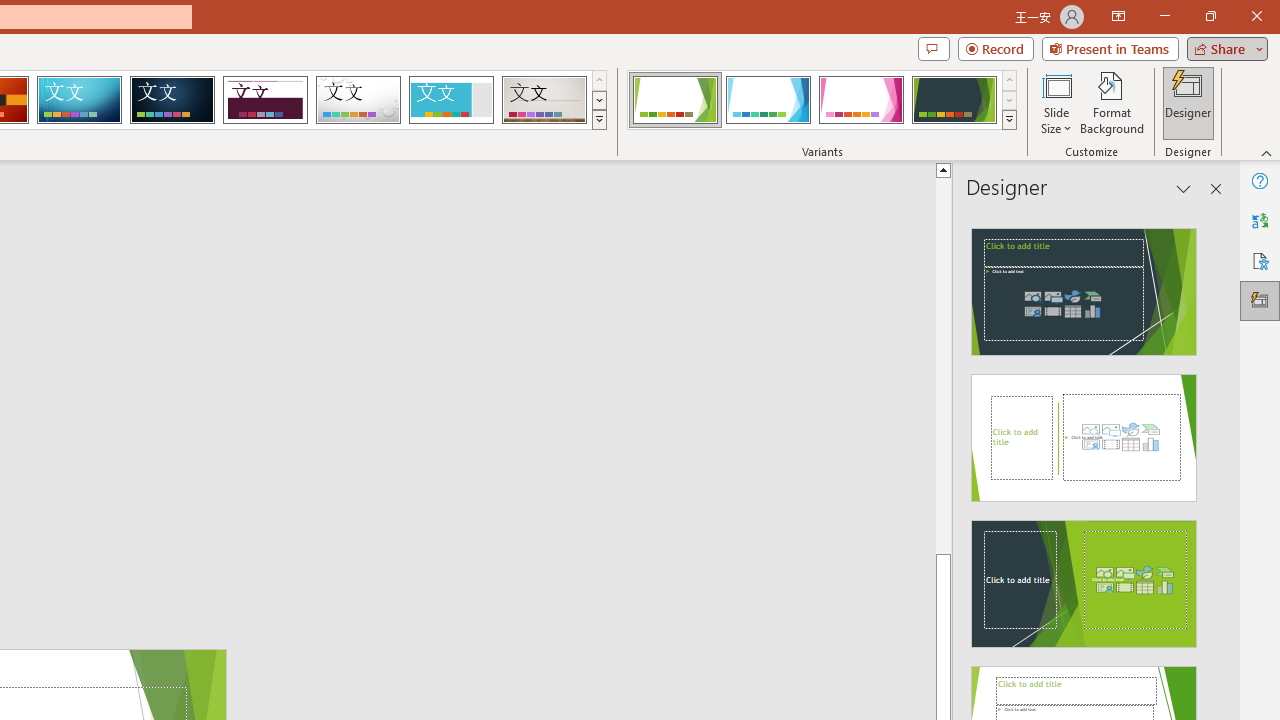  What do you see at coordinates (172, 100) in the screenshot?
I see `'Damask'` at bounding box center [172, 100].